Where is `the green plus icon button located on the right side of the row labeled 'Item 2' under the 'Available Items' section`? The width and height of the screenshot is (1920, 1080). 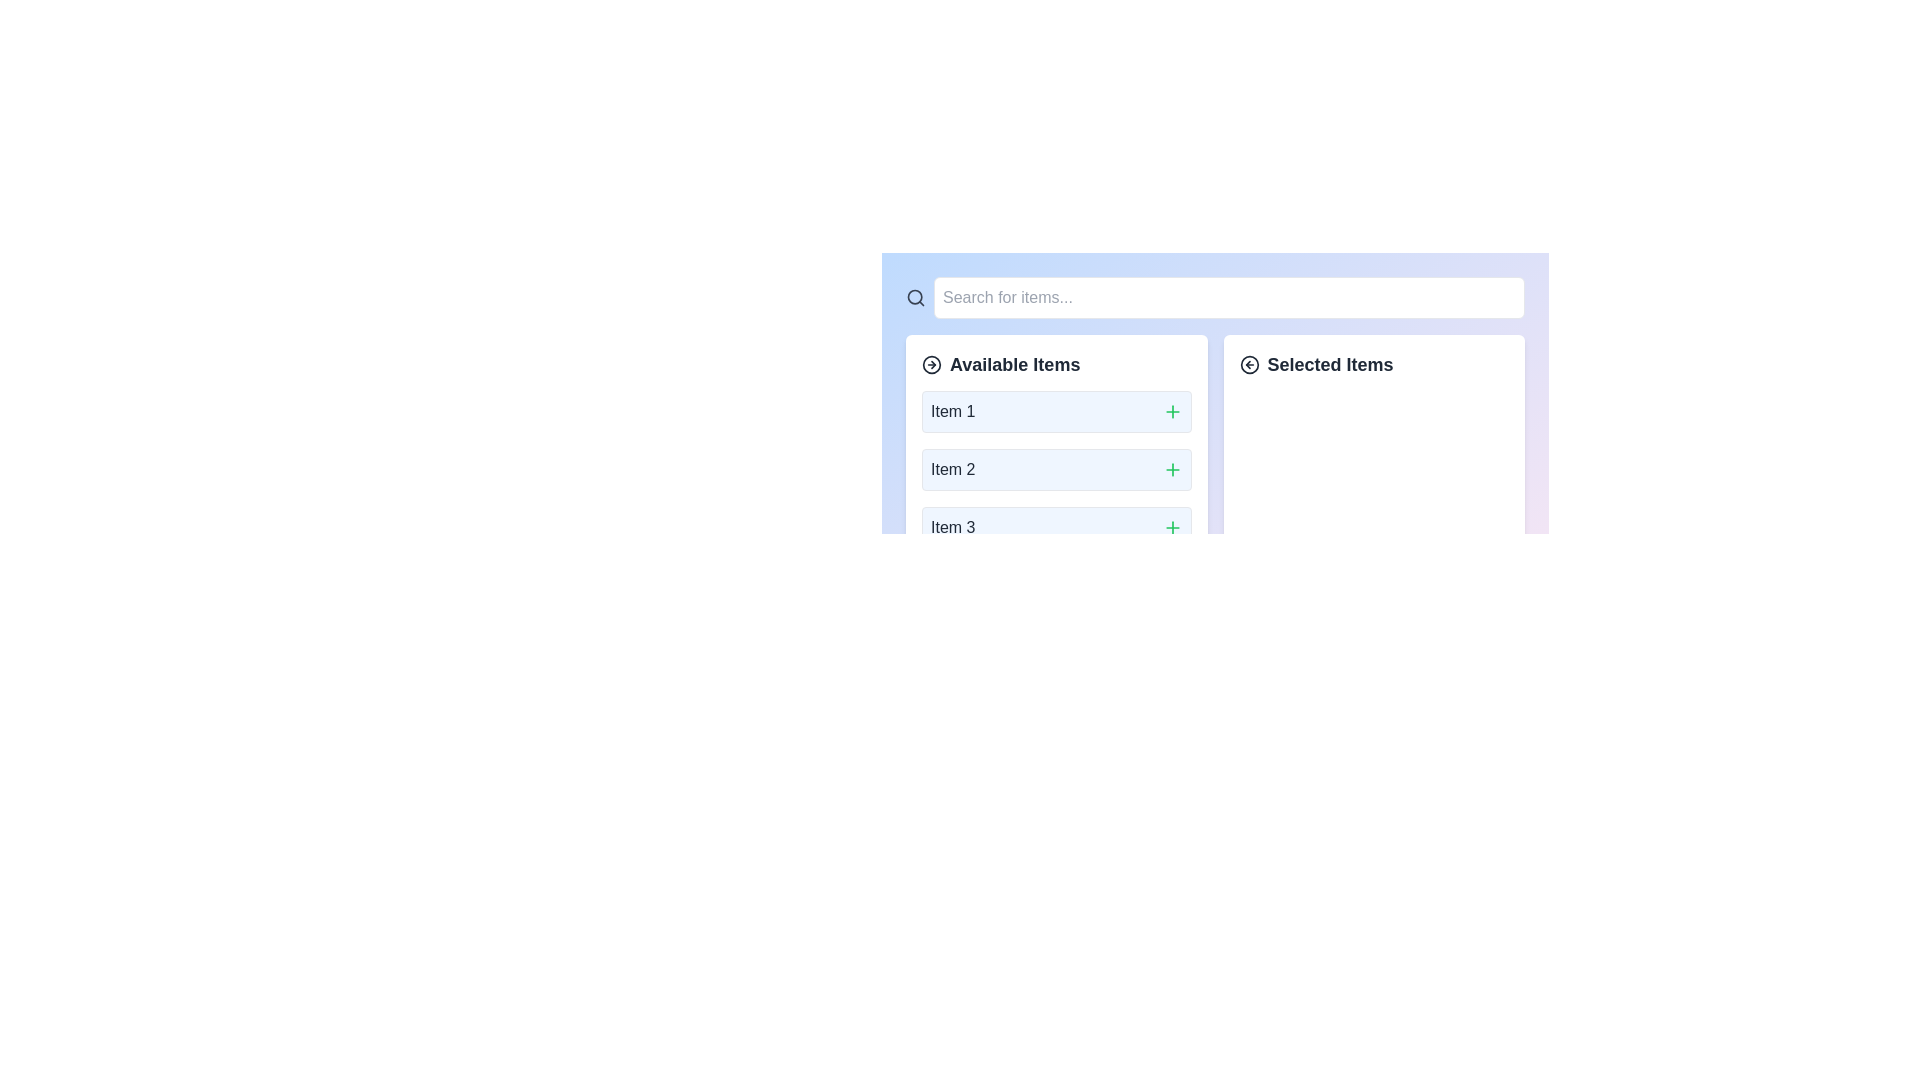 the green plus icon button located on the right side of the row labeled 'Item 2' under the 'Available Items' section is located at coordinates (1172, 470).